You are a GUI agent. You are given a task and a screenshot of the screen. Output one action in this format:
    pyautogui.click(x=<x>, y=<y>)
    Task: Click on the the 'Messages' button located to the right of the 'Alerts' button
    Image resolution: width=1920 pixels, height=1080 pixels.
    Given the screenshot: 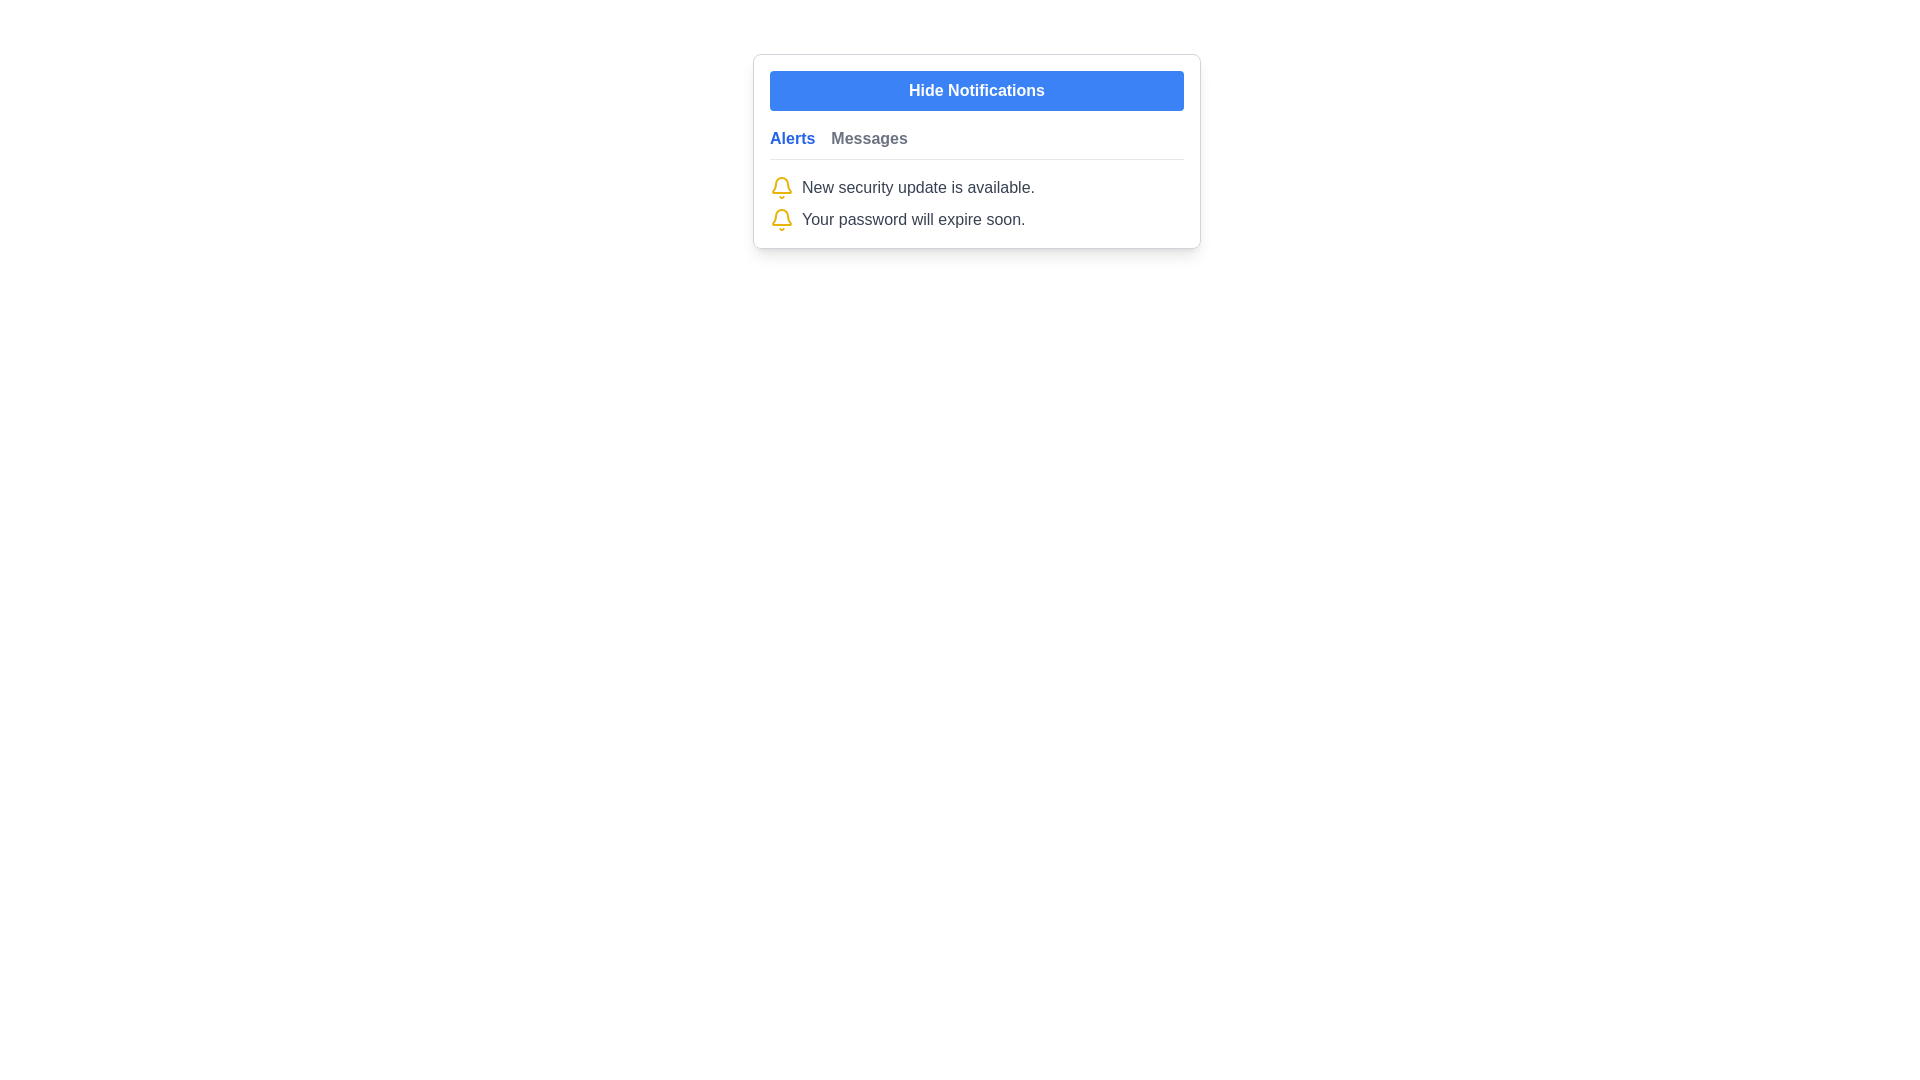 What is the action you would take?
    pyautogui.click(x=869, y=137)
    